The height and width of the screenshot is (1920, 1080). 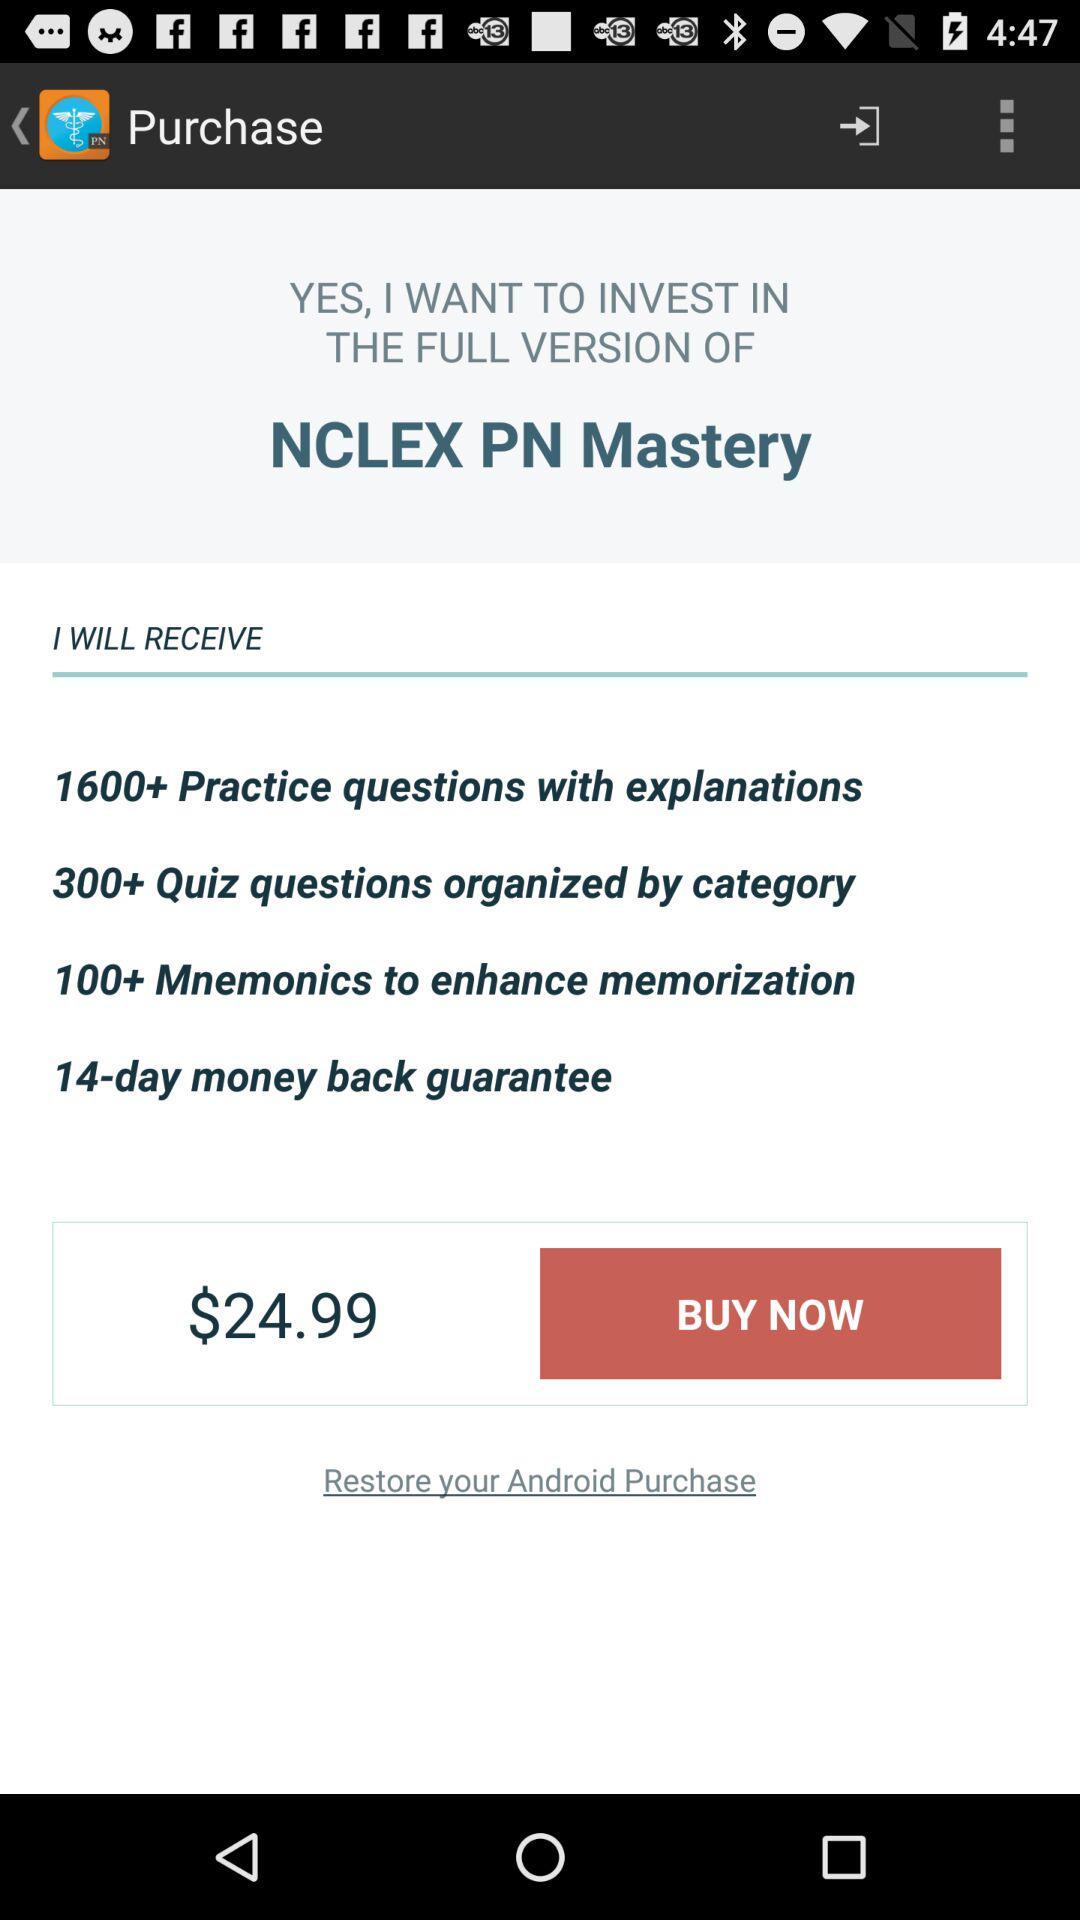 What do you see at coordinates (538, 1479) in the screenshot?
I see `the restore your android icon` at bounding box center [538, 1479].